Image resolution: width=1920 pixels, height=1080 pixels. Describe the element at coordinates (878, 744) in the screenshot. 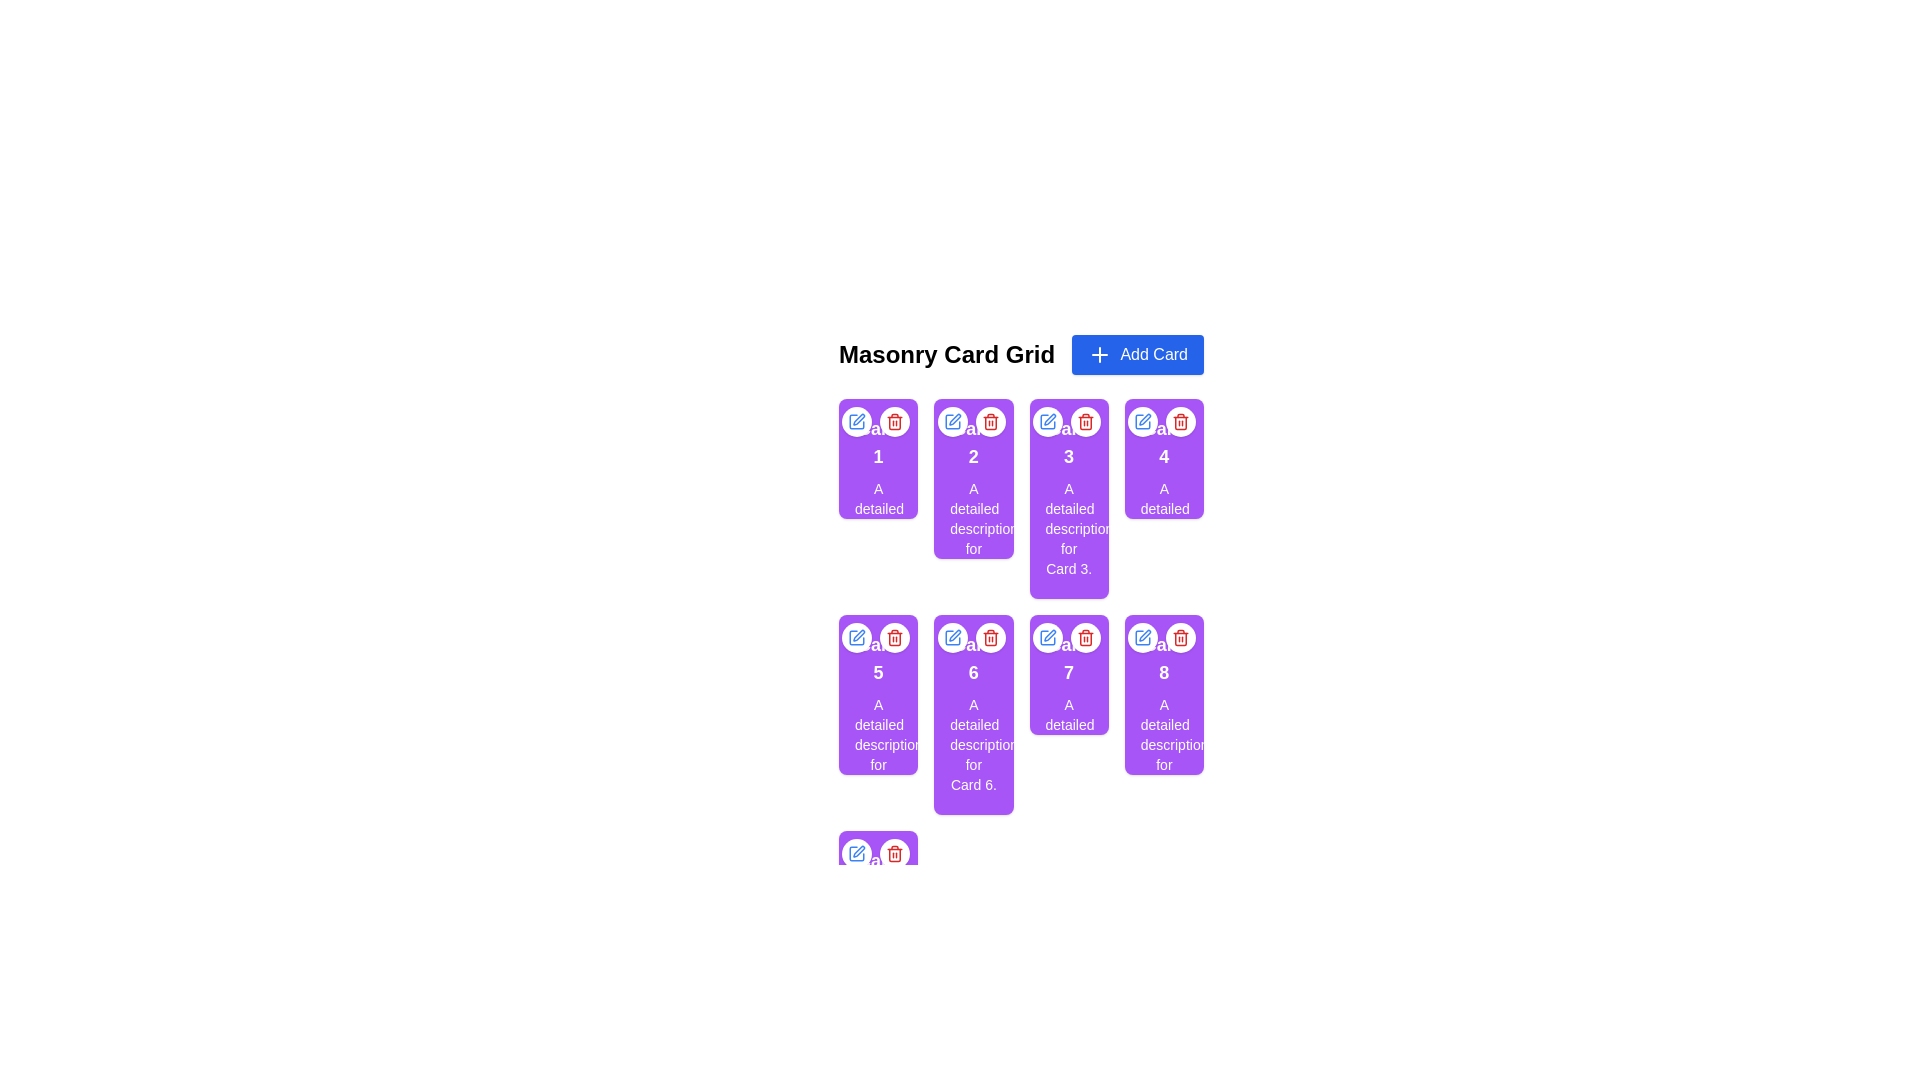

I see `the static Text Label that provides additional information about 'Card 5', located in the second vertical section of the card, immediately below its title` at that location.